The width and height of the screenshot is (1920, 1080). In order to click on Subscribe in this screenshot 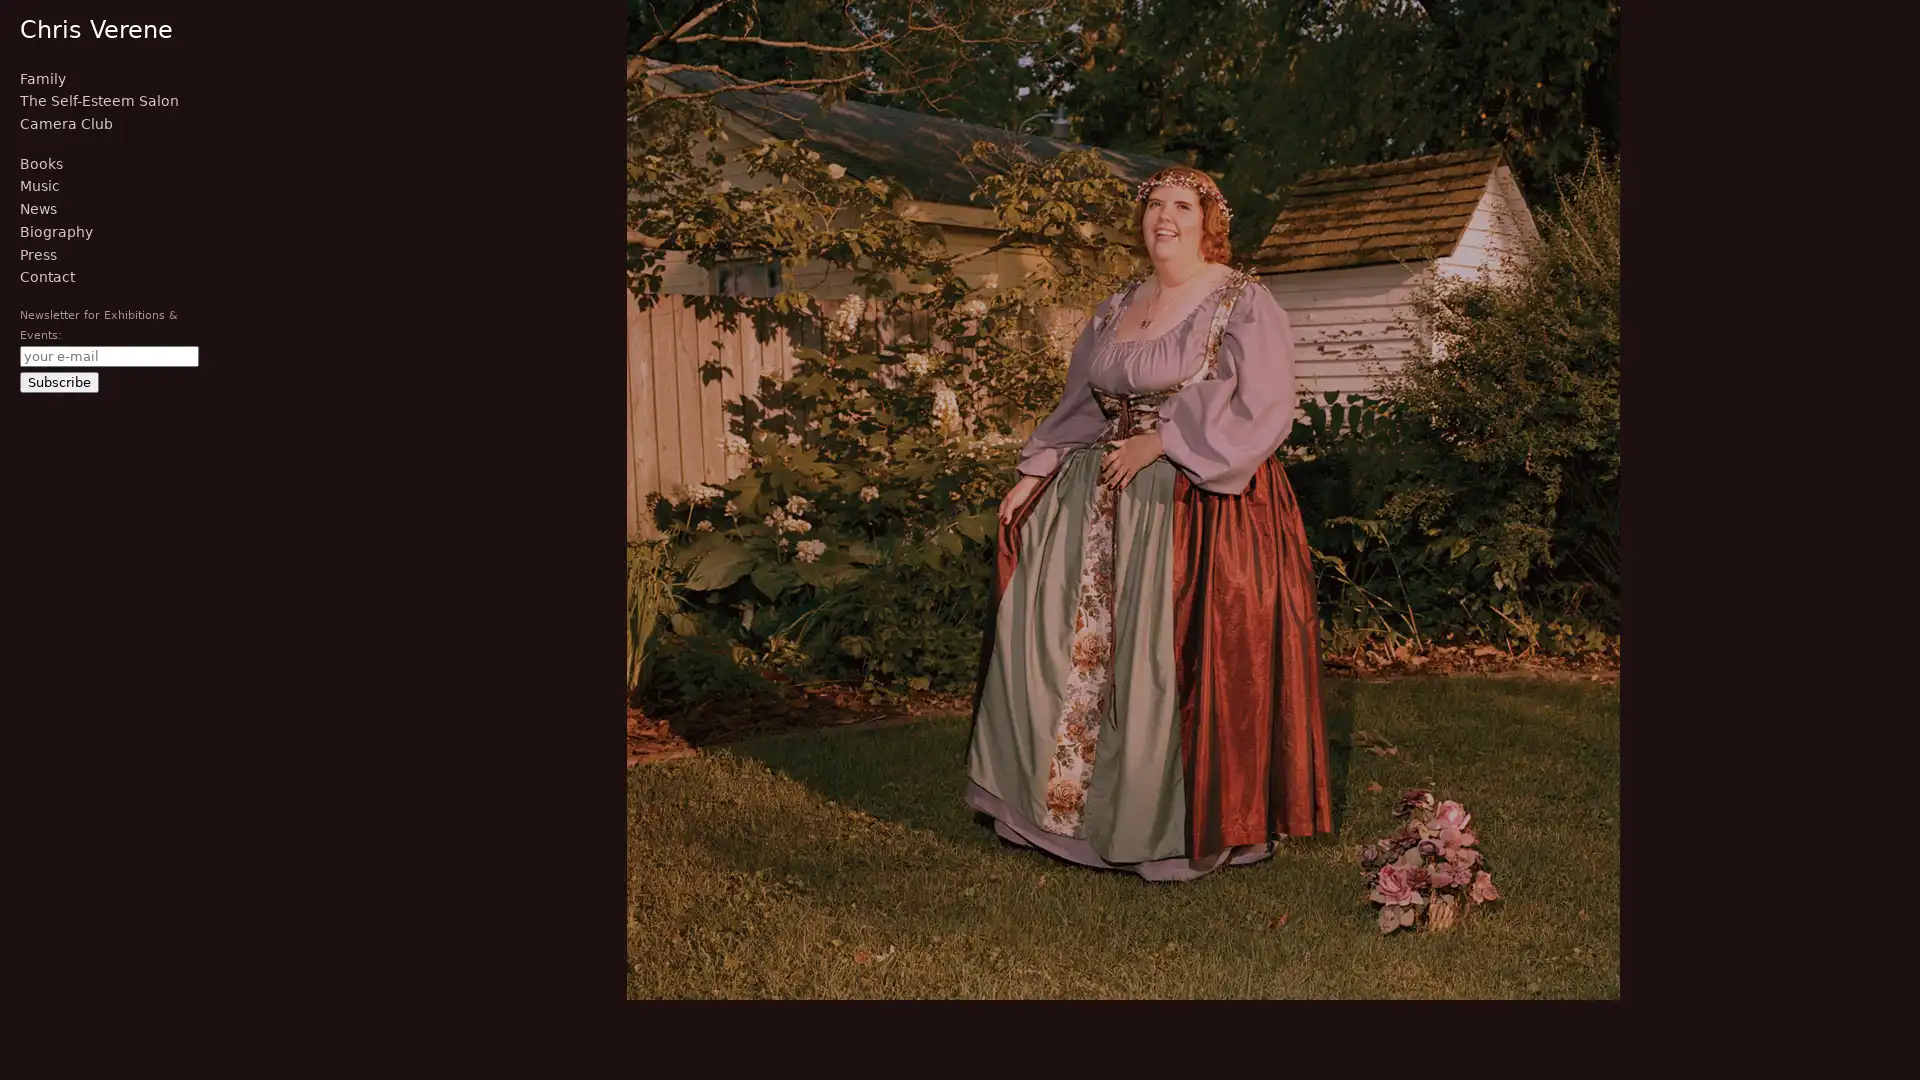, I will do `click(59, 381)`.